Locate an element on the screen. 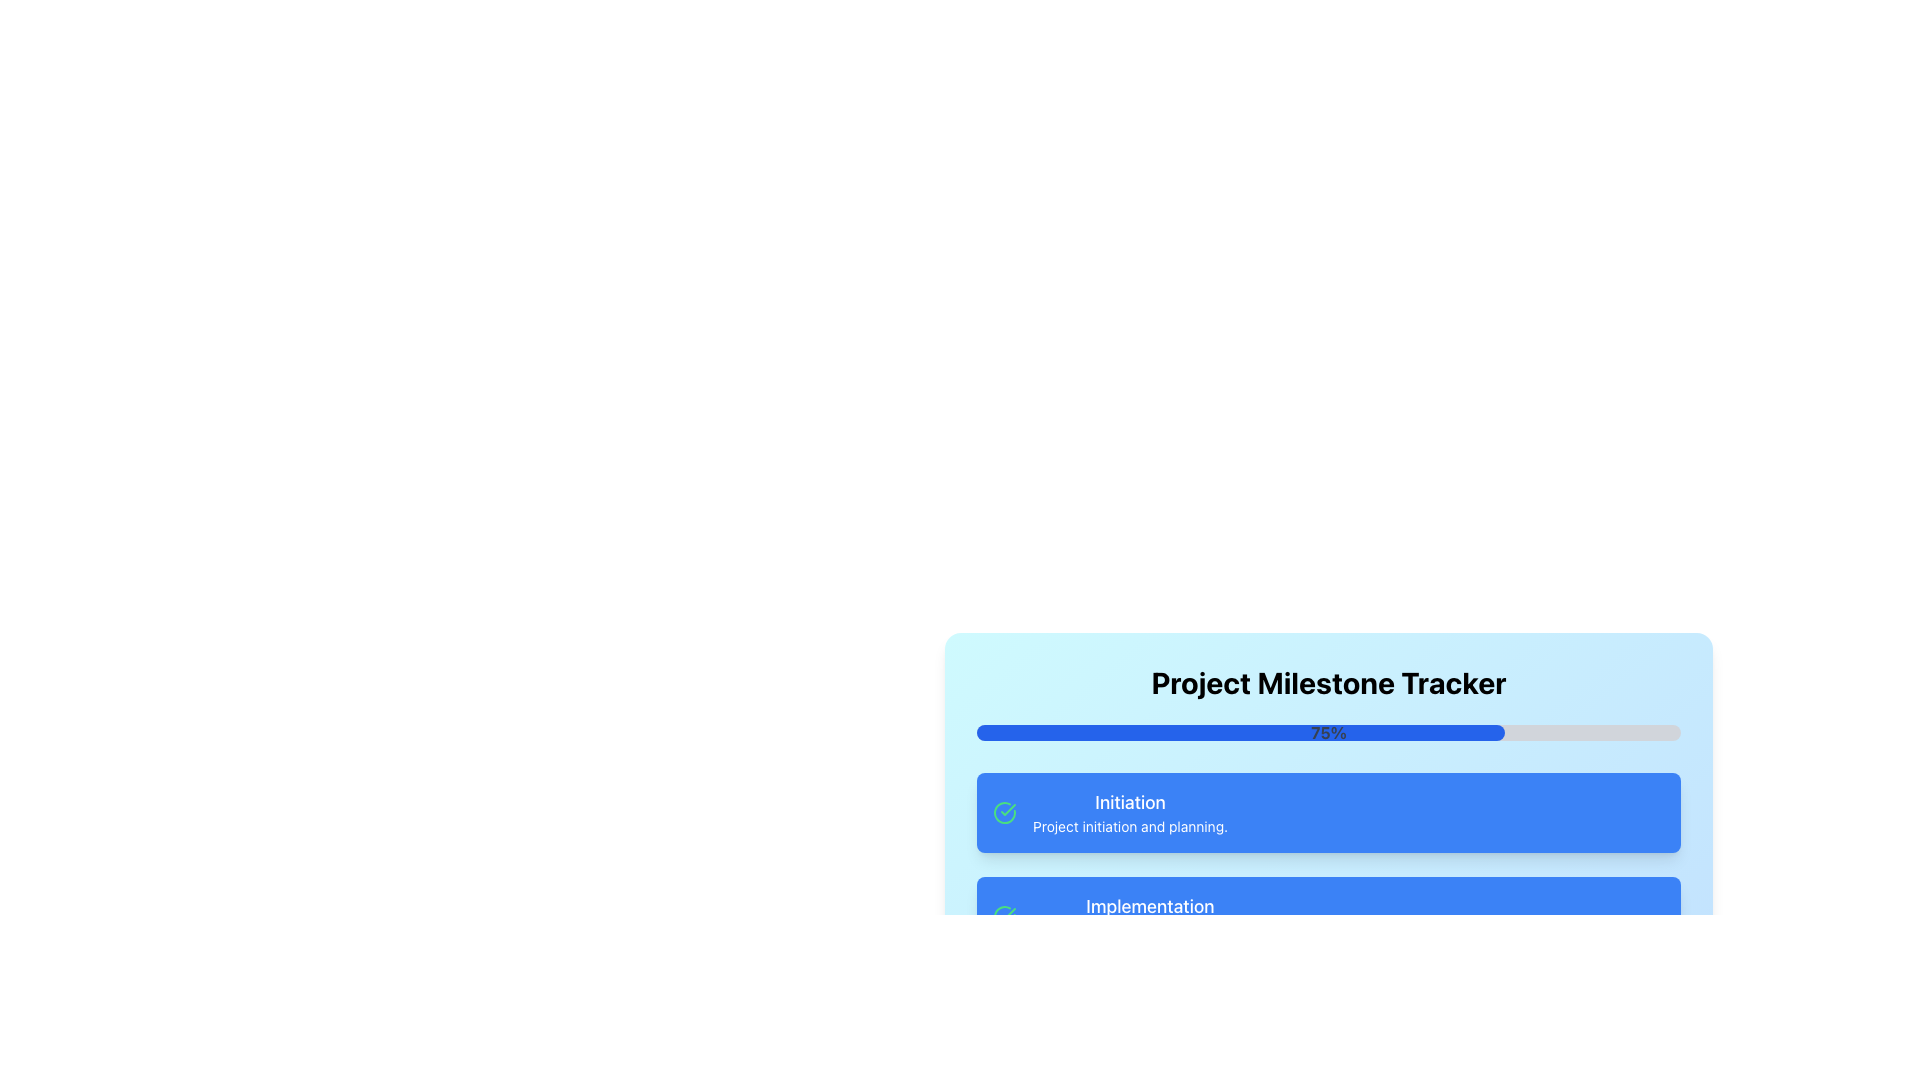 Image resolution: width=1920 pixels, height=1080 pixels. the Text header element styled with the title 'Implementation', which is displayed in bold white text on a blue background, positioned within a card-like component is located at coordinates (1150, 906).